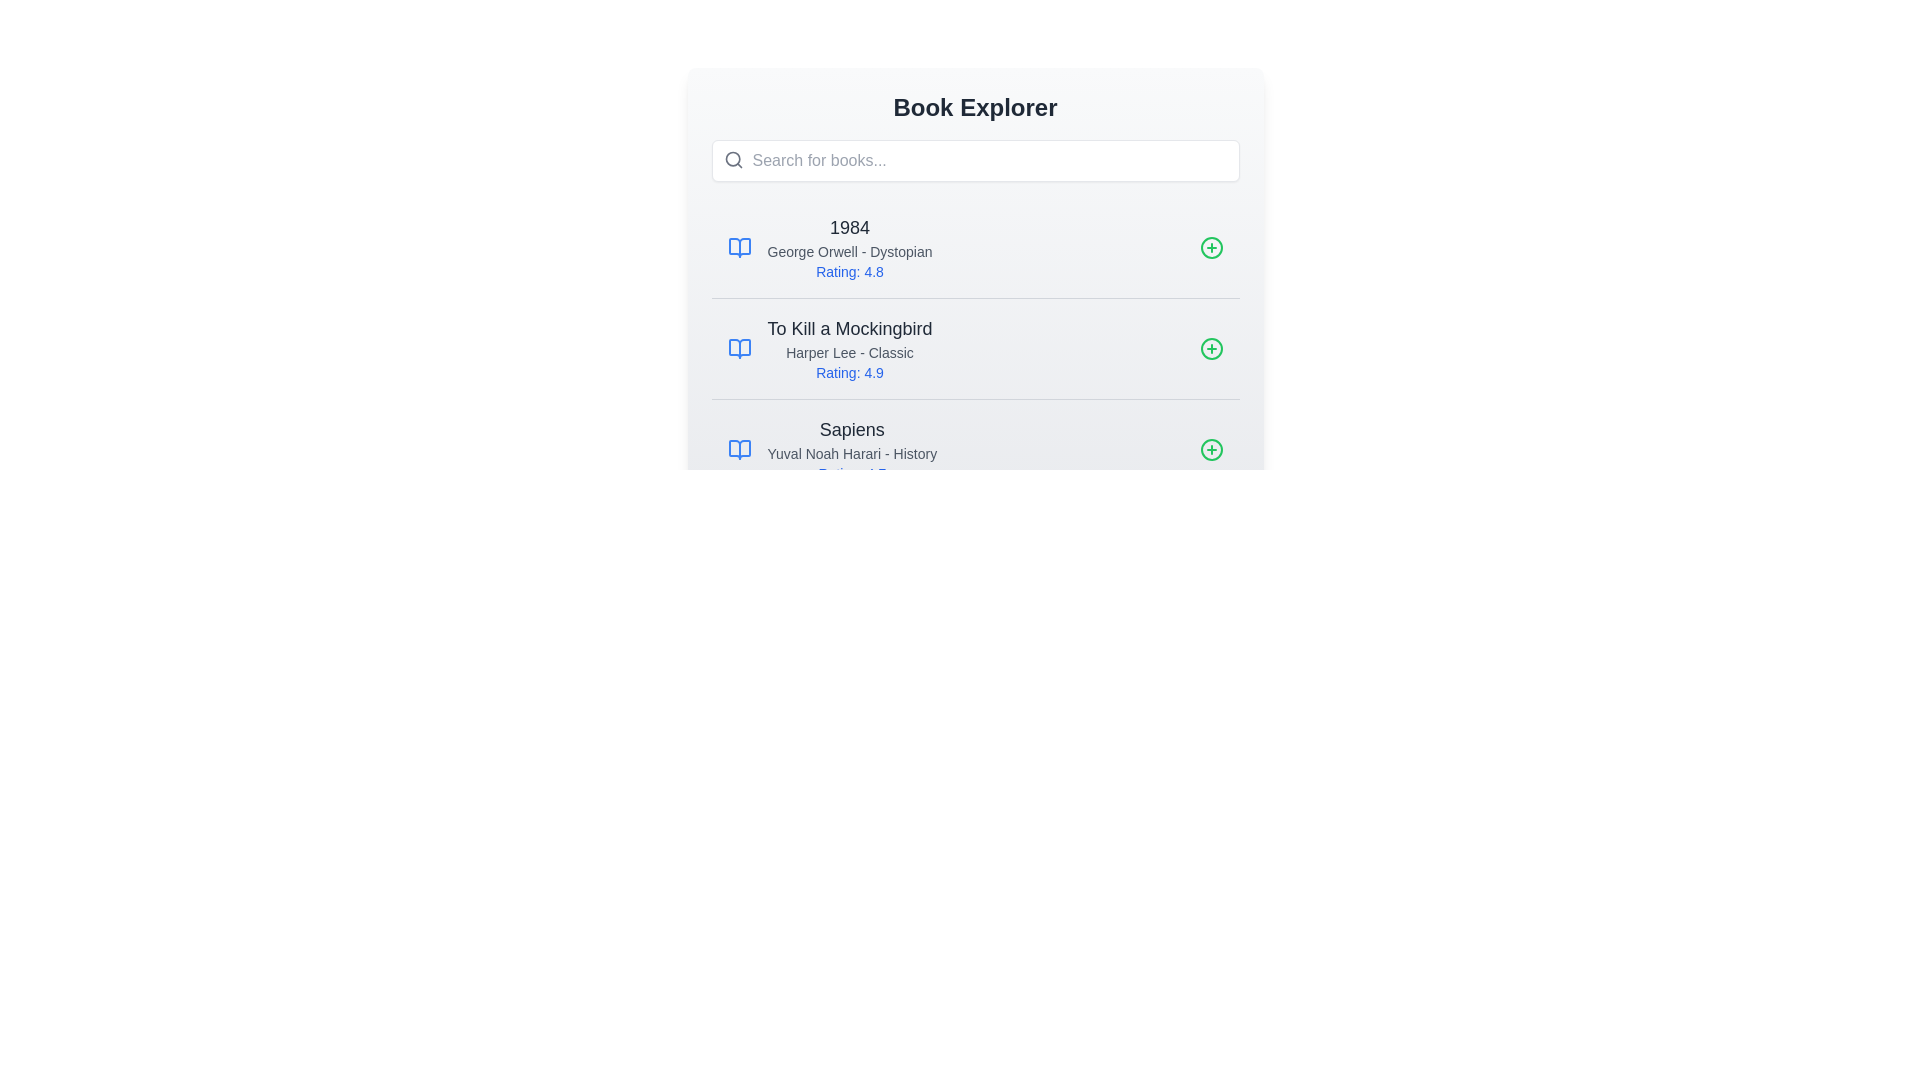 The width and height of the screenshot is (1920, 1080). What do you see at coordinates (849, 352) in the screenshot?
I see `the text label 'Harper Lee - Classic', which is styled in smaller gray text and positioned below the title of the book 'To Kill a Mockingbird' in a list interface` at bounding box center [849, 352].